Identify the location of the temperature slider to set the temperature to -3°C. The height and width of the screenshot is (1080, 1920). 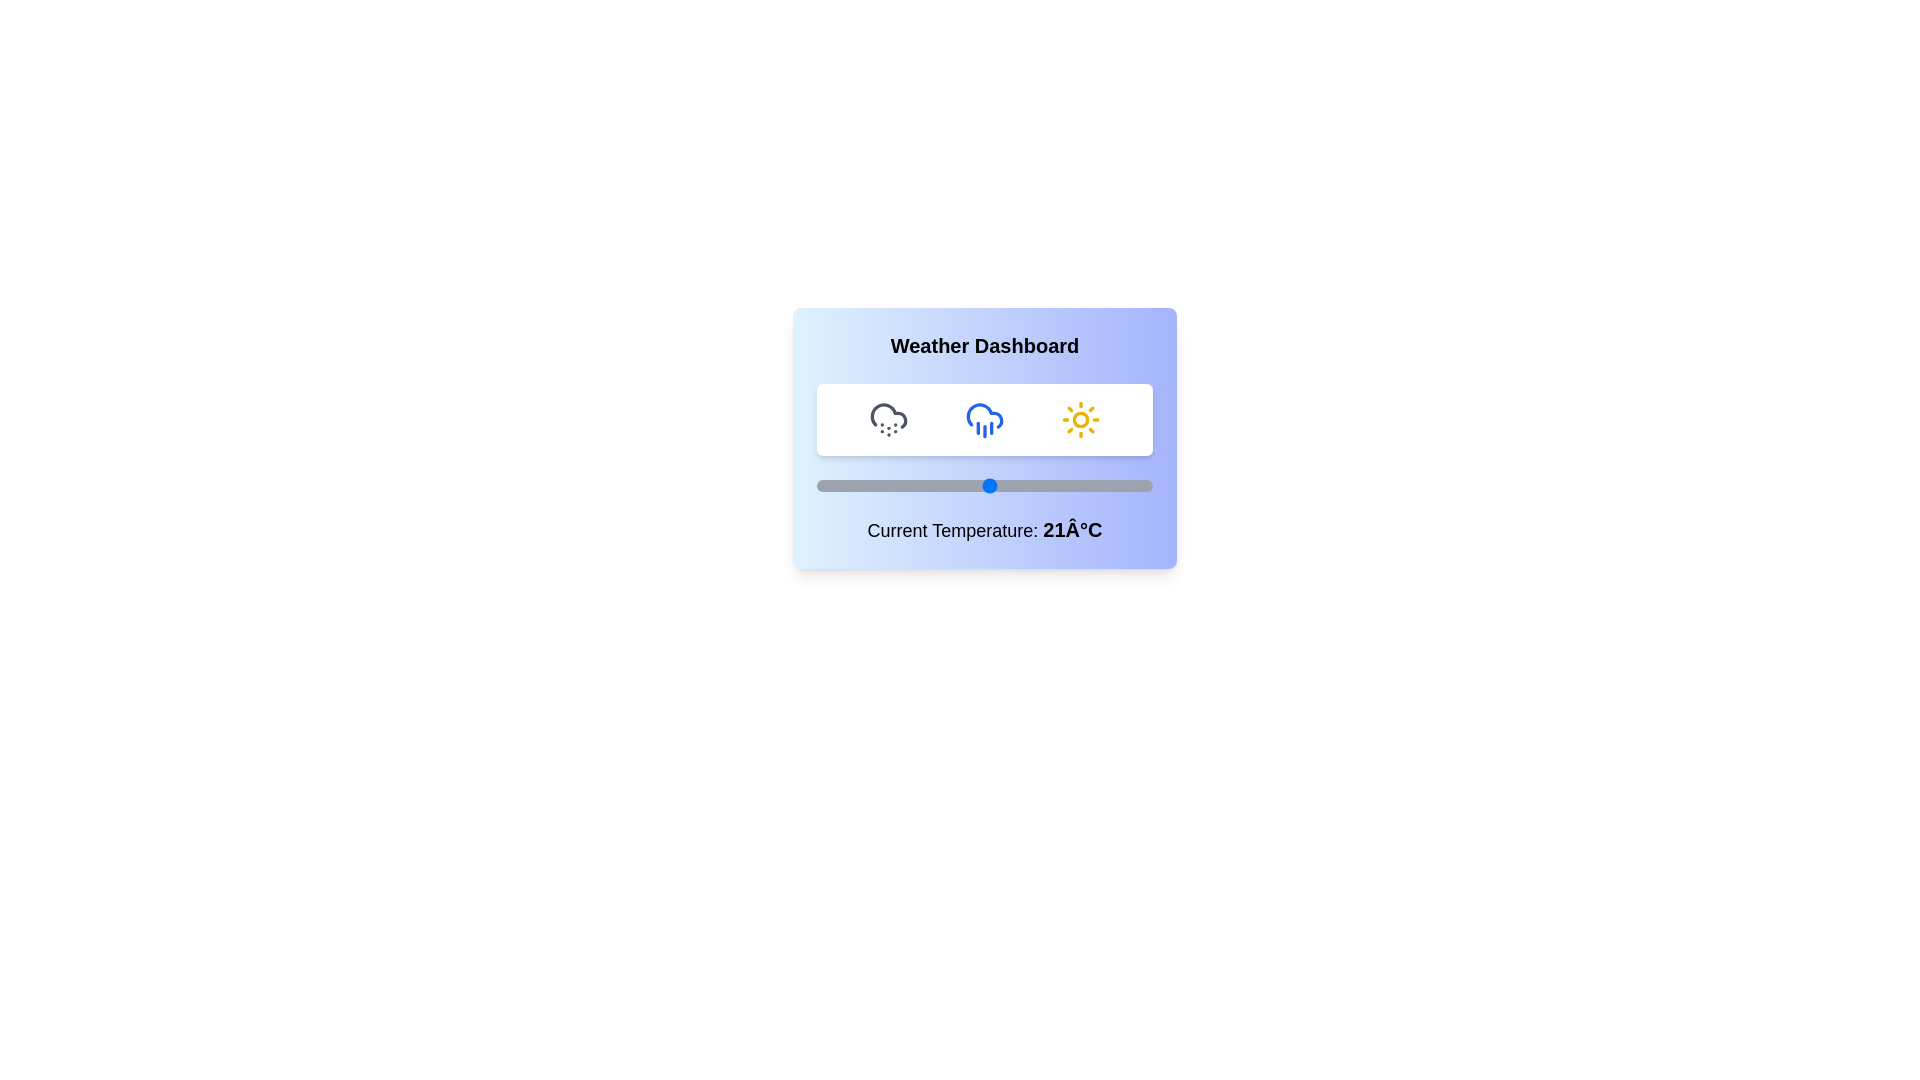
(856, 486).